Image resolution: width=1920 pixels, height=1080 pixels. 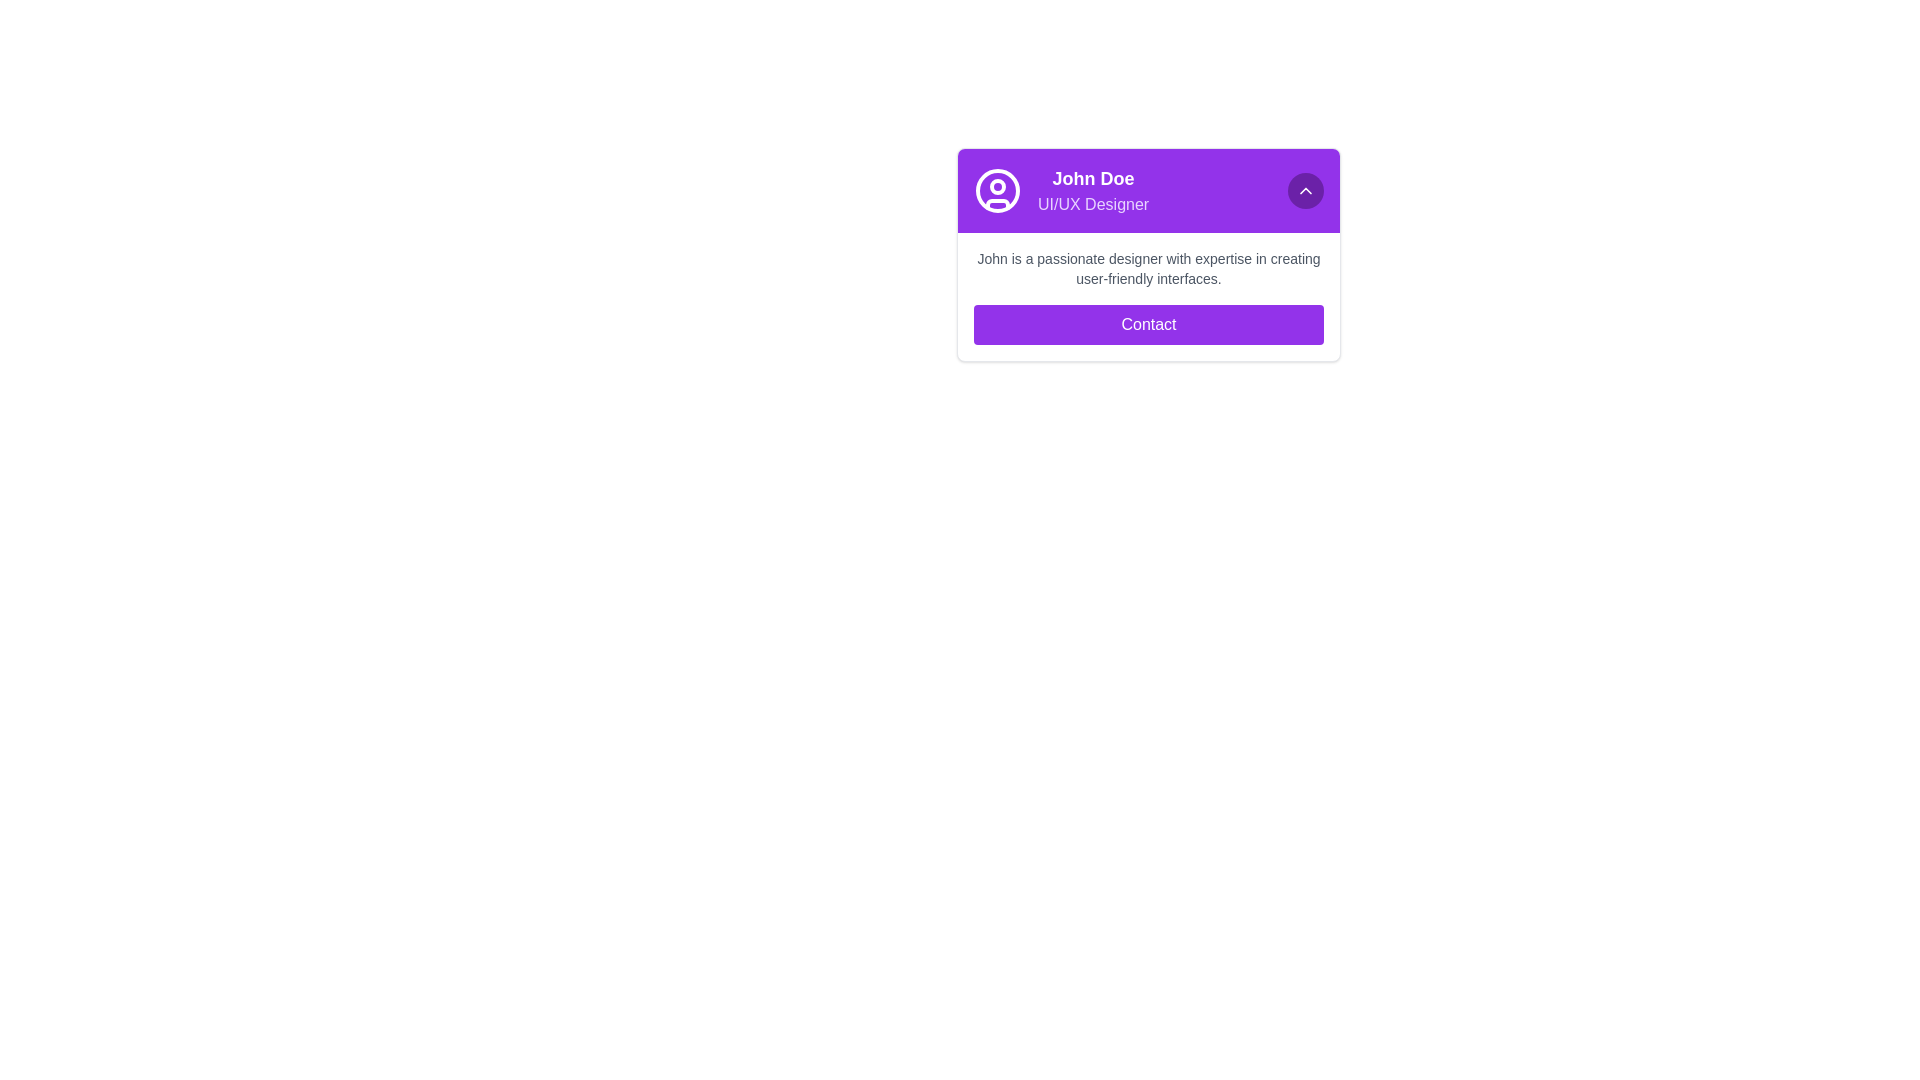 I want to click on the Text Label indicating the professional role or title of 'John Doe', which is positioned in the middle section of the interface within a purple header of a card-like component, so click(x=1092, y=204).